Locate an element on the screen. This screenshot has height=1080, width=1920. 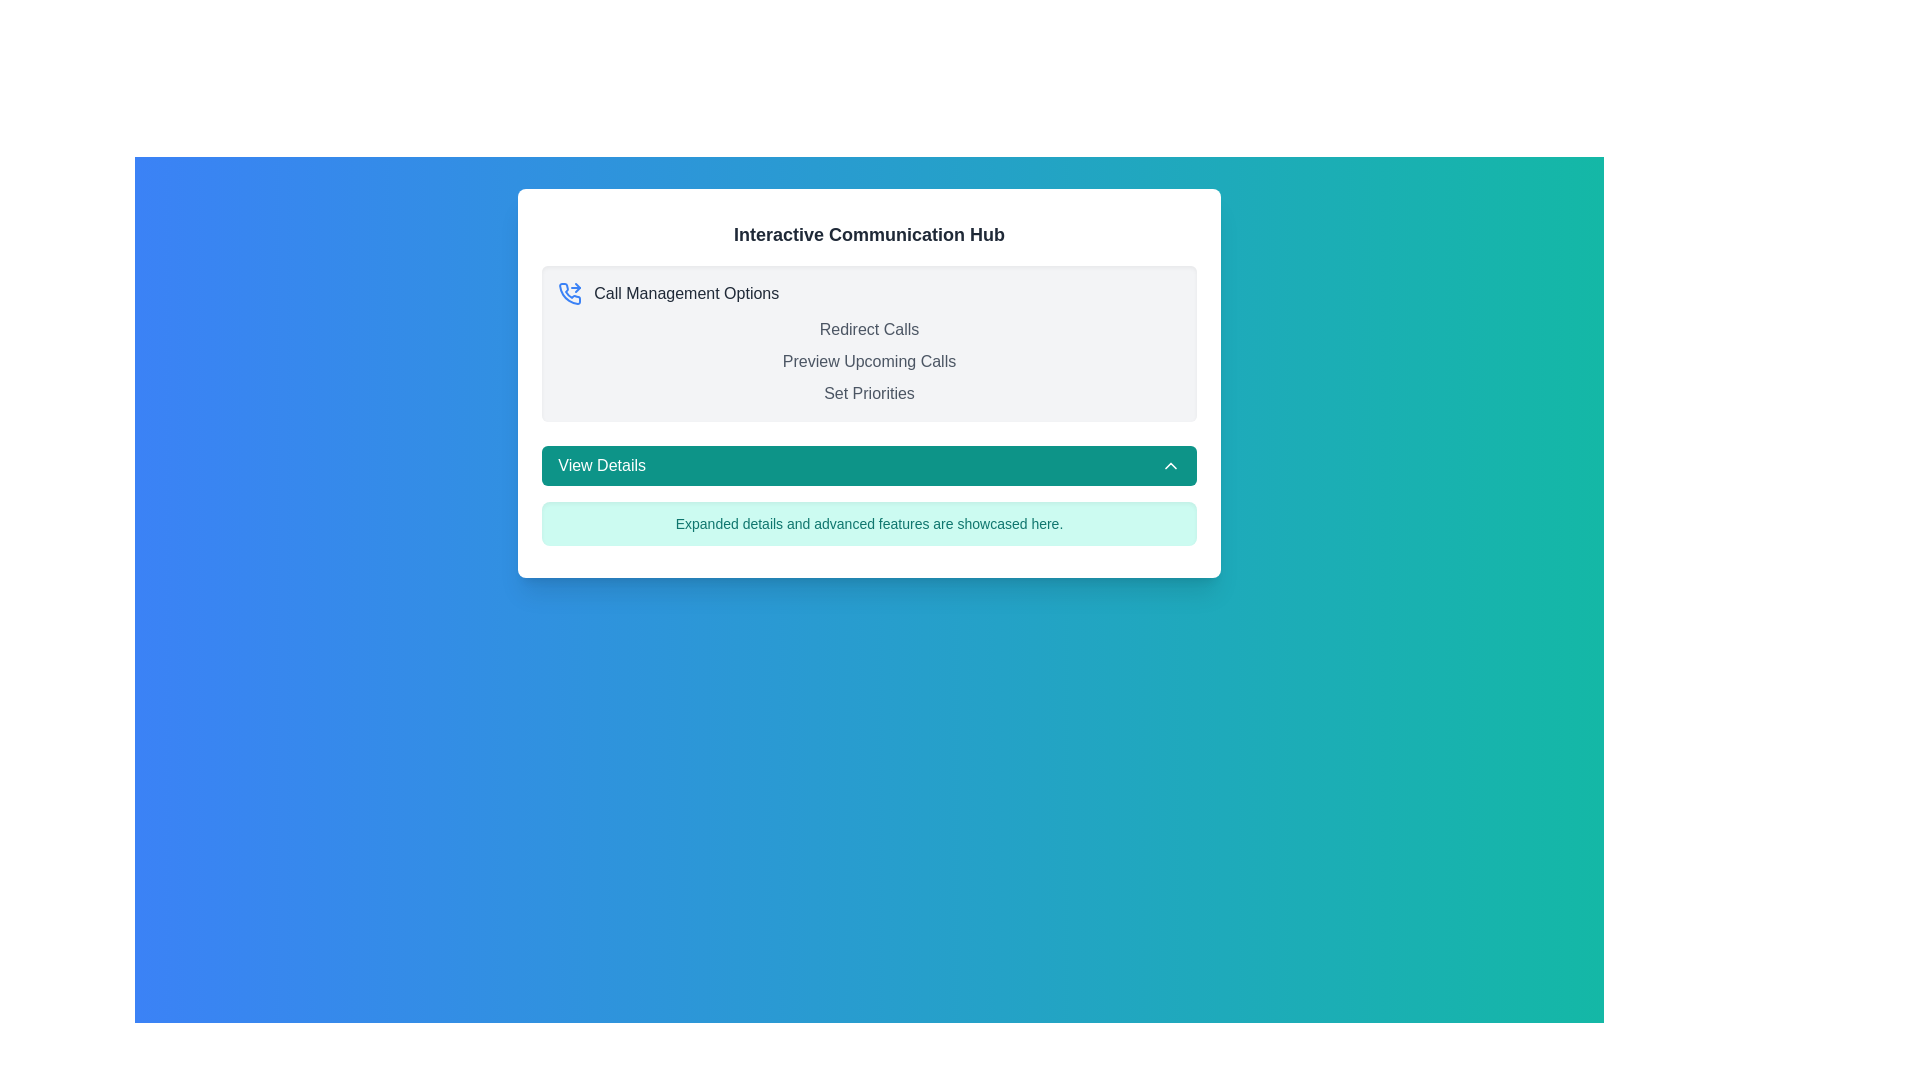
the static text grouping in the 'Call Management Options' section that describes functionalities related to managing calls is located at coordinates (869, 362).